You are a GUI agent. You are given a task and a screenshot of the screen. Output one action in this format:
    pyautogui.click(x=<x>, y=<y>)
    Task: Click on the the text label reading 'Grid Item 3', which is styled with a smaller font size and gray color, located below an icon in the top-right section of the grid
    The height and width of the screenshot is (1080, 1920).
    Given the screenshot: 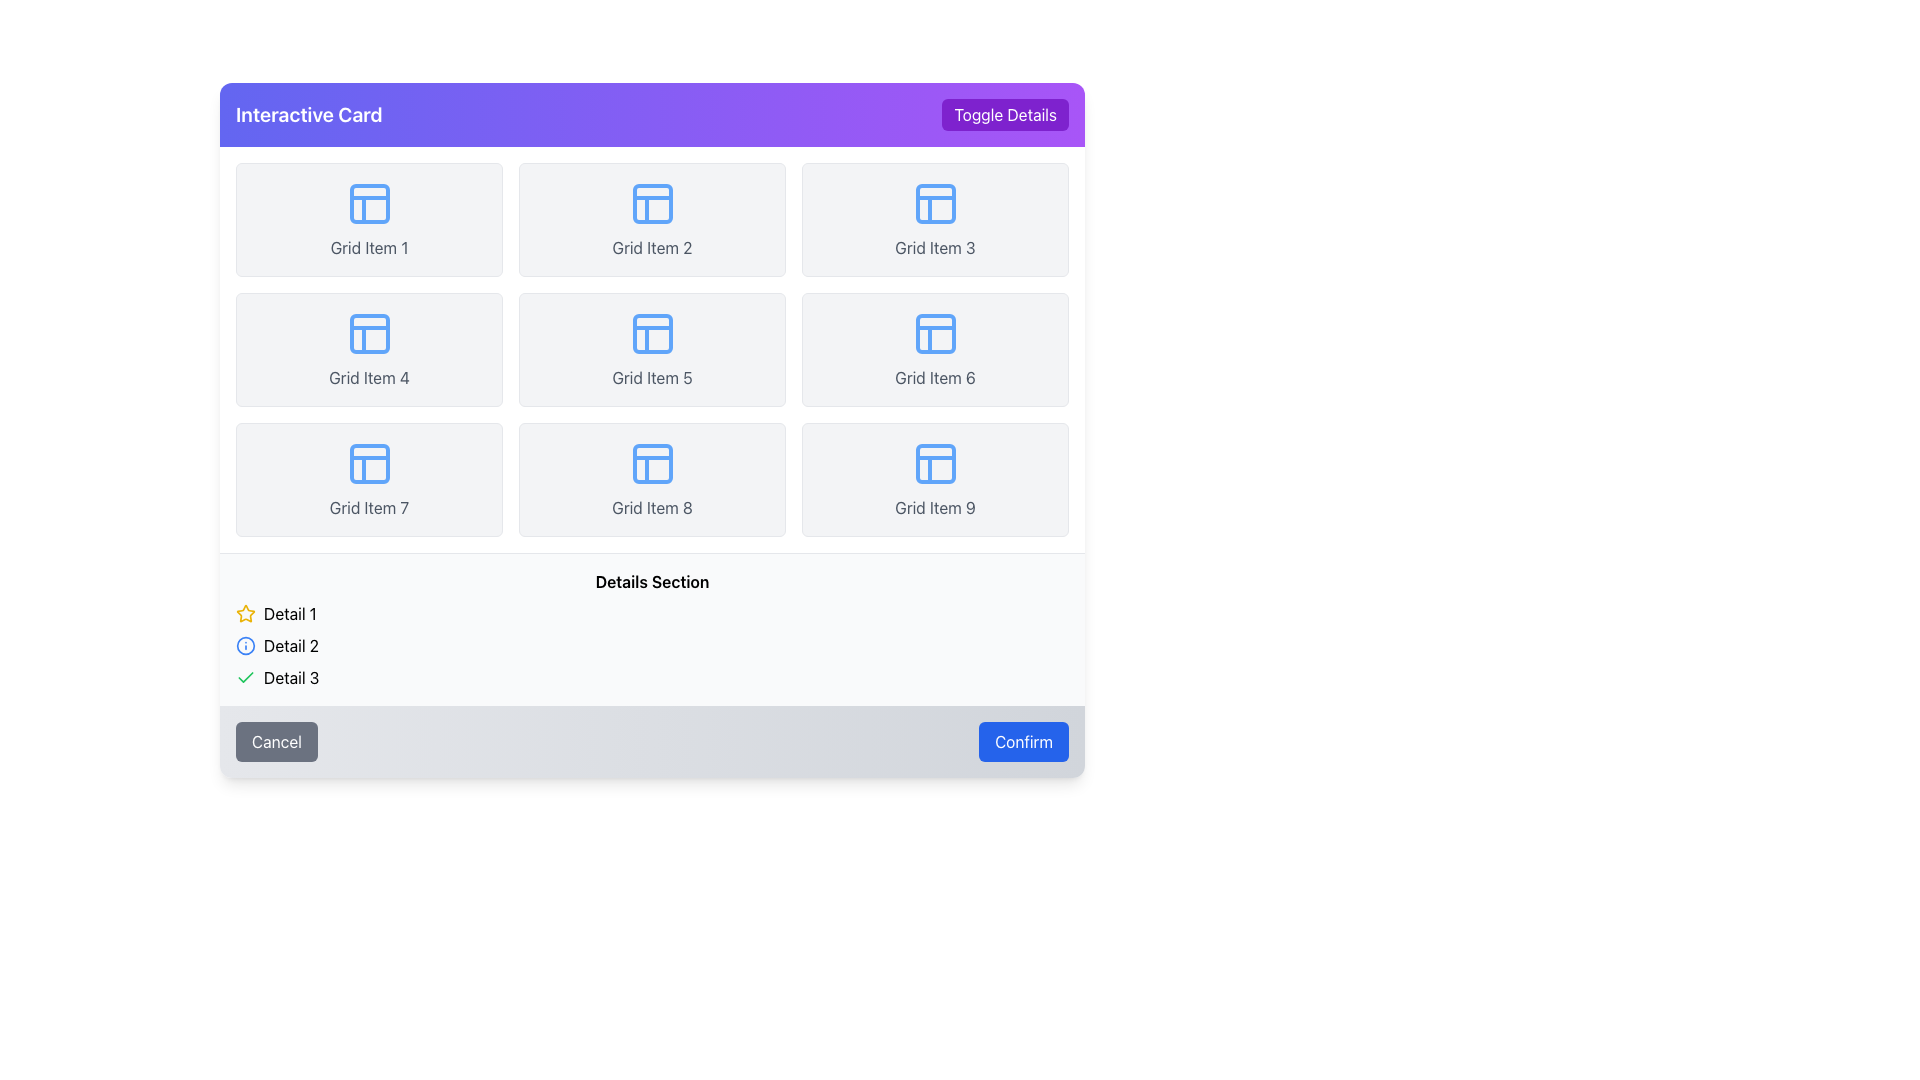 What is the action you would take?
    pyautogui.click(x=934, y=246)
    